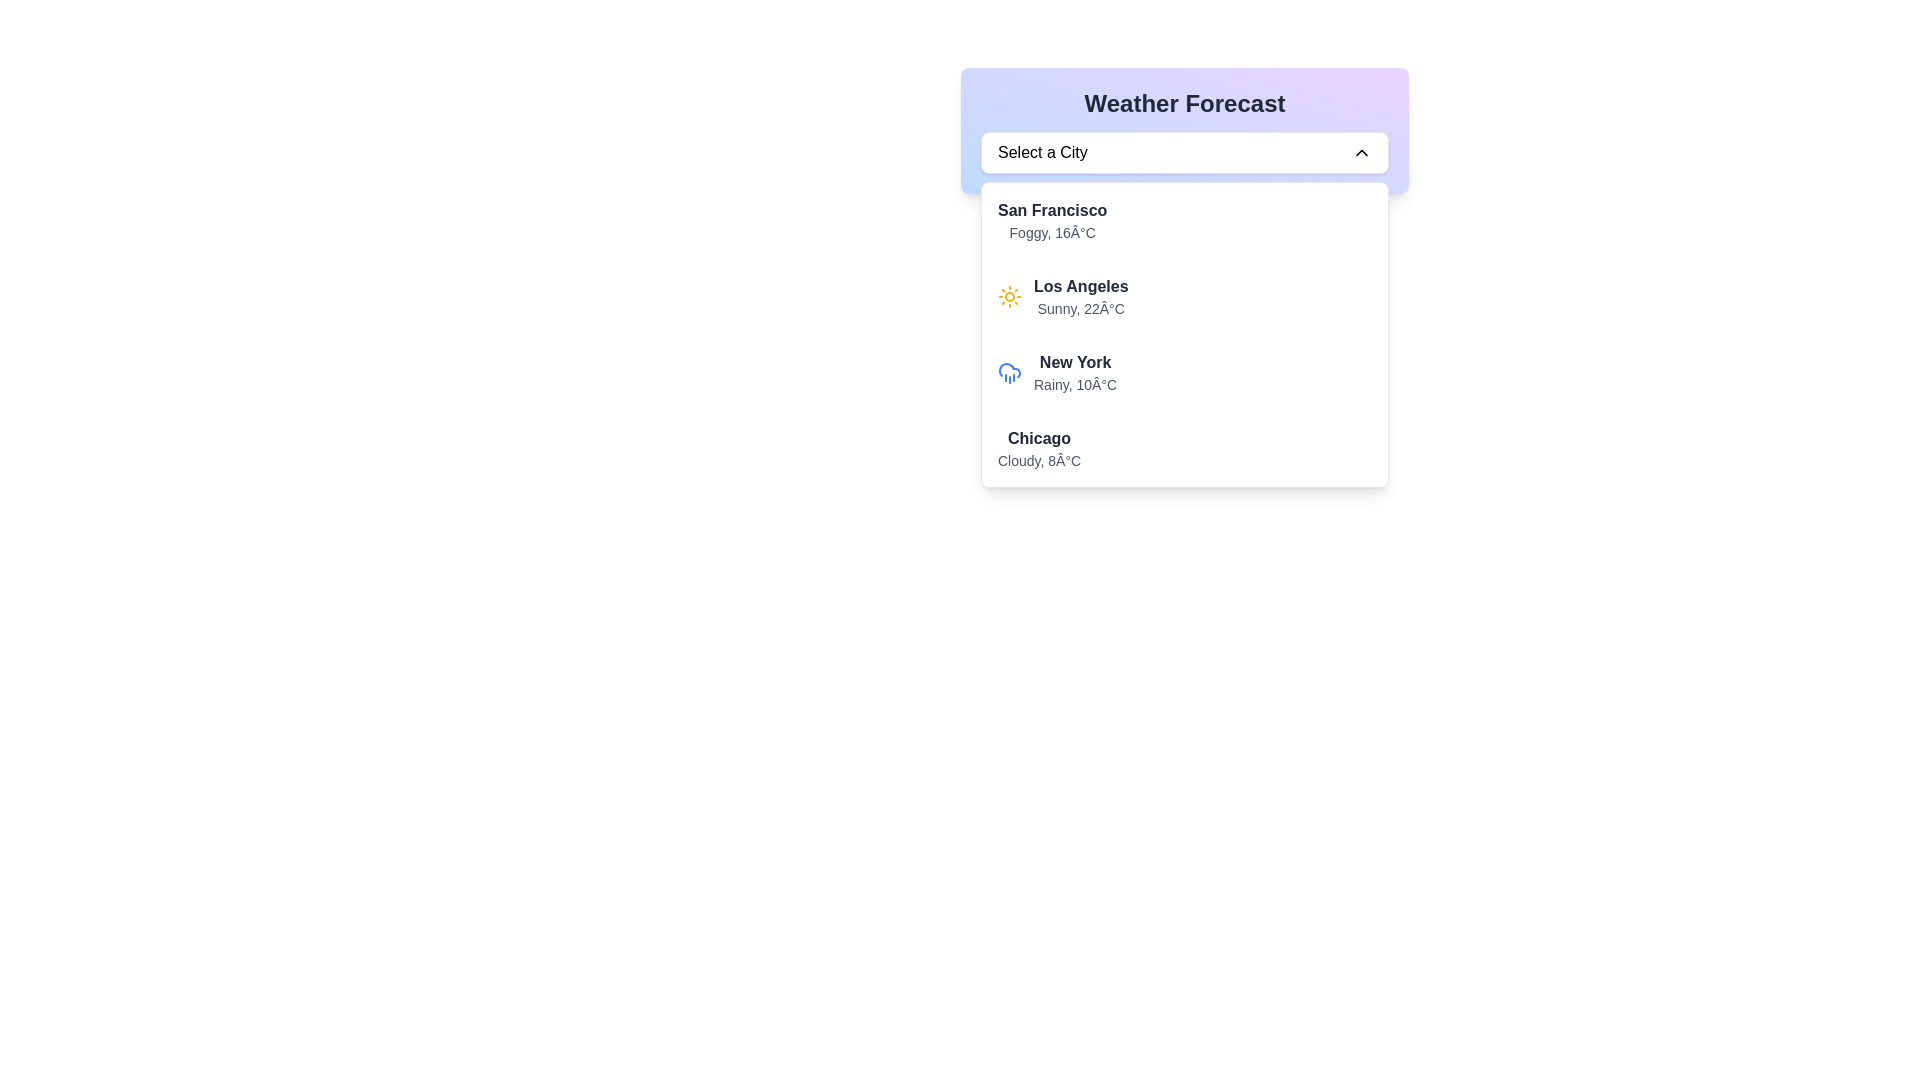 The image size is (1920, 1080). Describe the element at coordinates (1080, 297) in the screenshot. I see `the weather forecast entry for 'Los Angeles', which displays 'Sunny, 22°C' below the city name in a list of weather information` at that location.